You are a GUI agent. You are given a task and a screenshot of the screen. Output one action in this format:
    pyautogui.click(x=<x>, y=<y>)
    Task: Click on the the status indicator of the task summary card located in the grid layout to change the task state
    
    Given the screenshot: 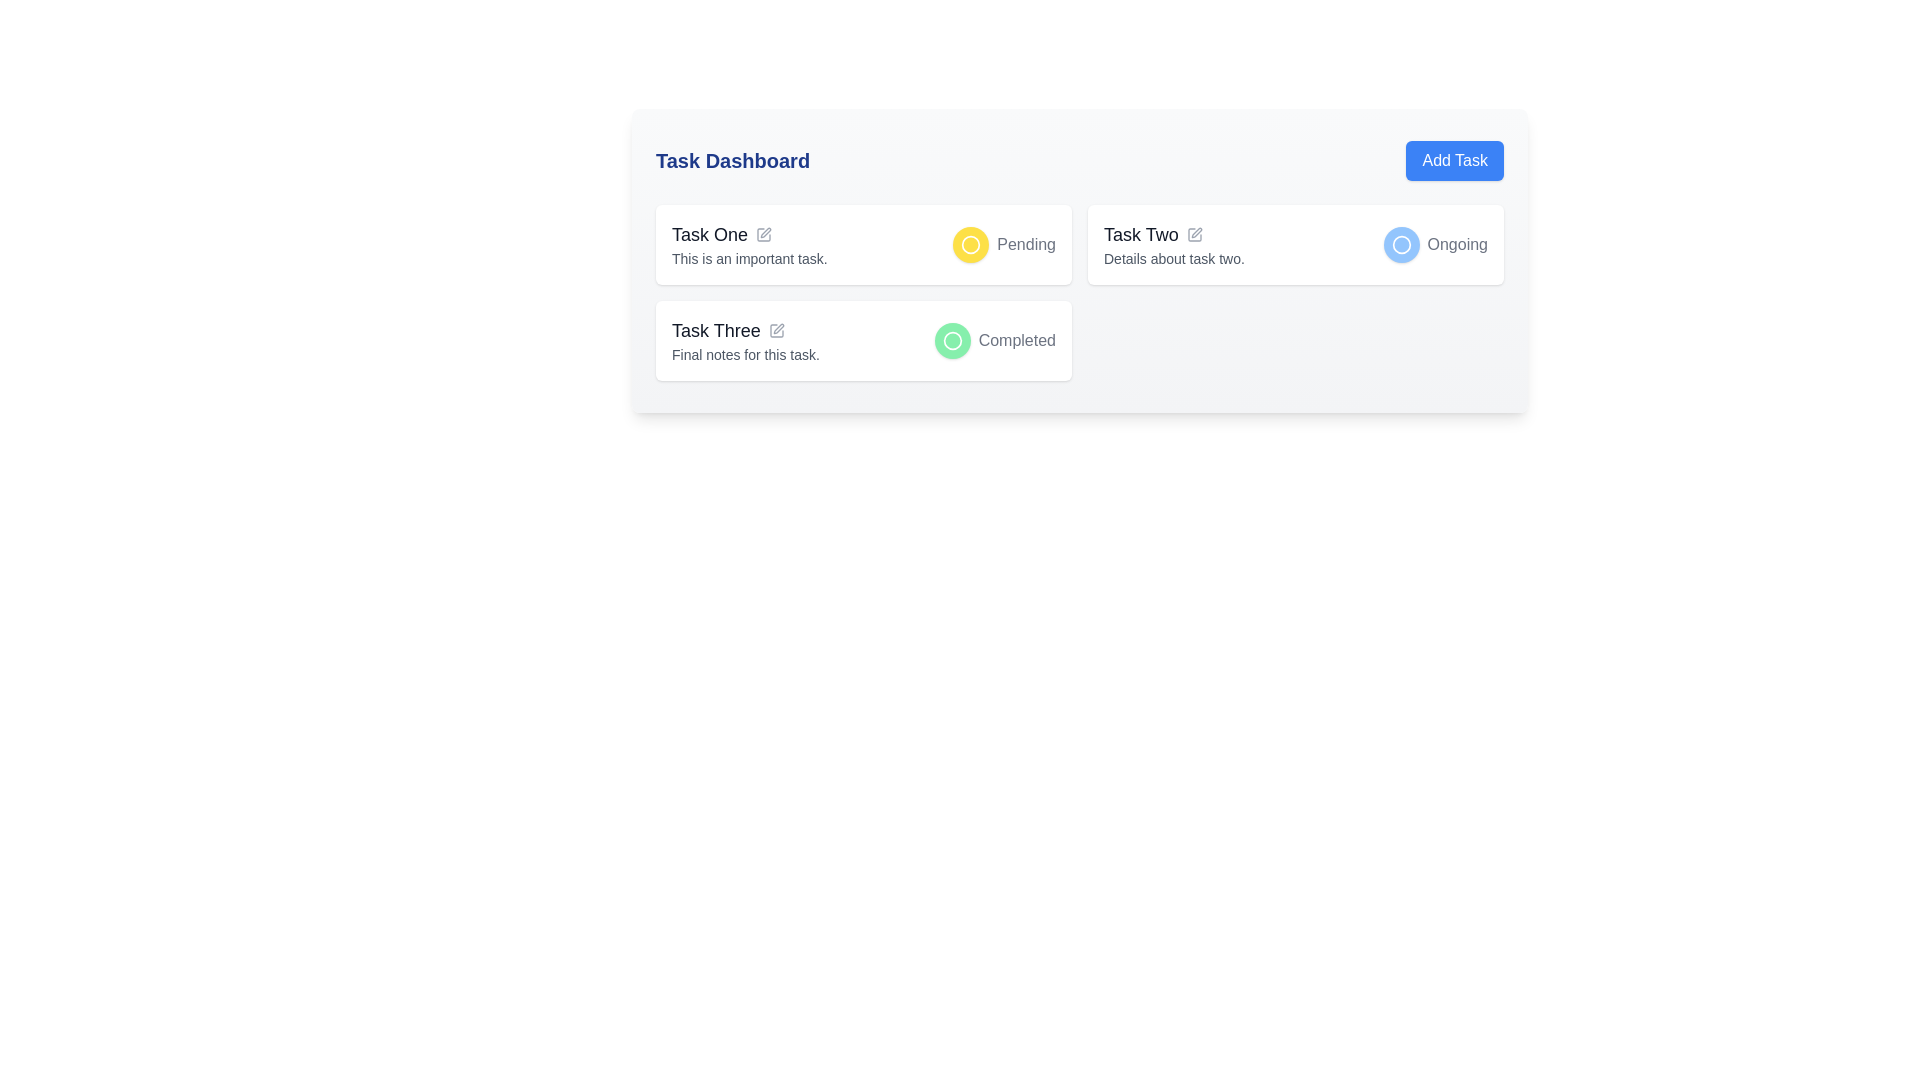 What is the action you would take?
    pyautogui.click(x=864, y=339)
    